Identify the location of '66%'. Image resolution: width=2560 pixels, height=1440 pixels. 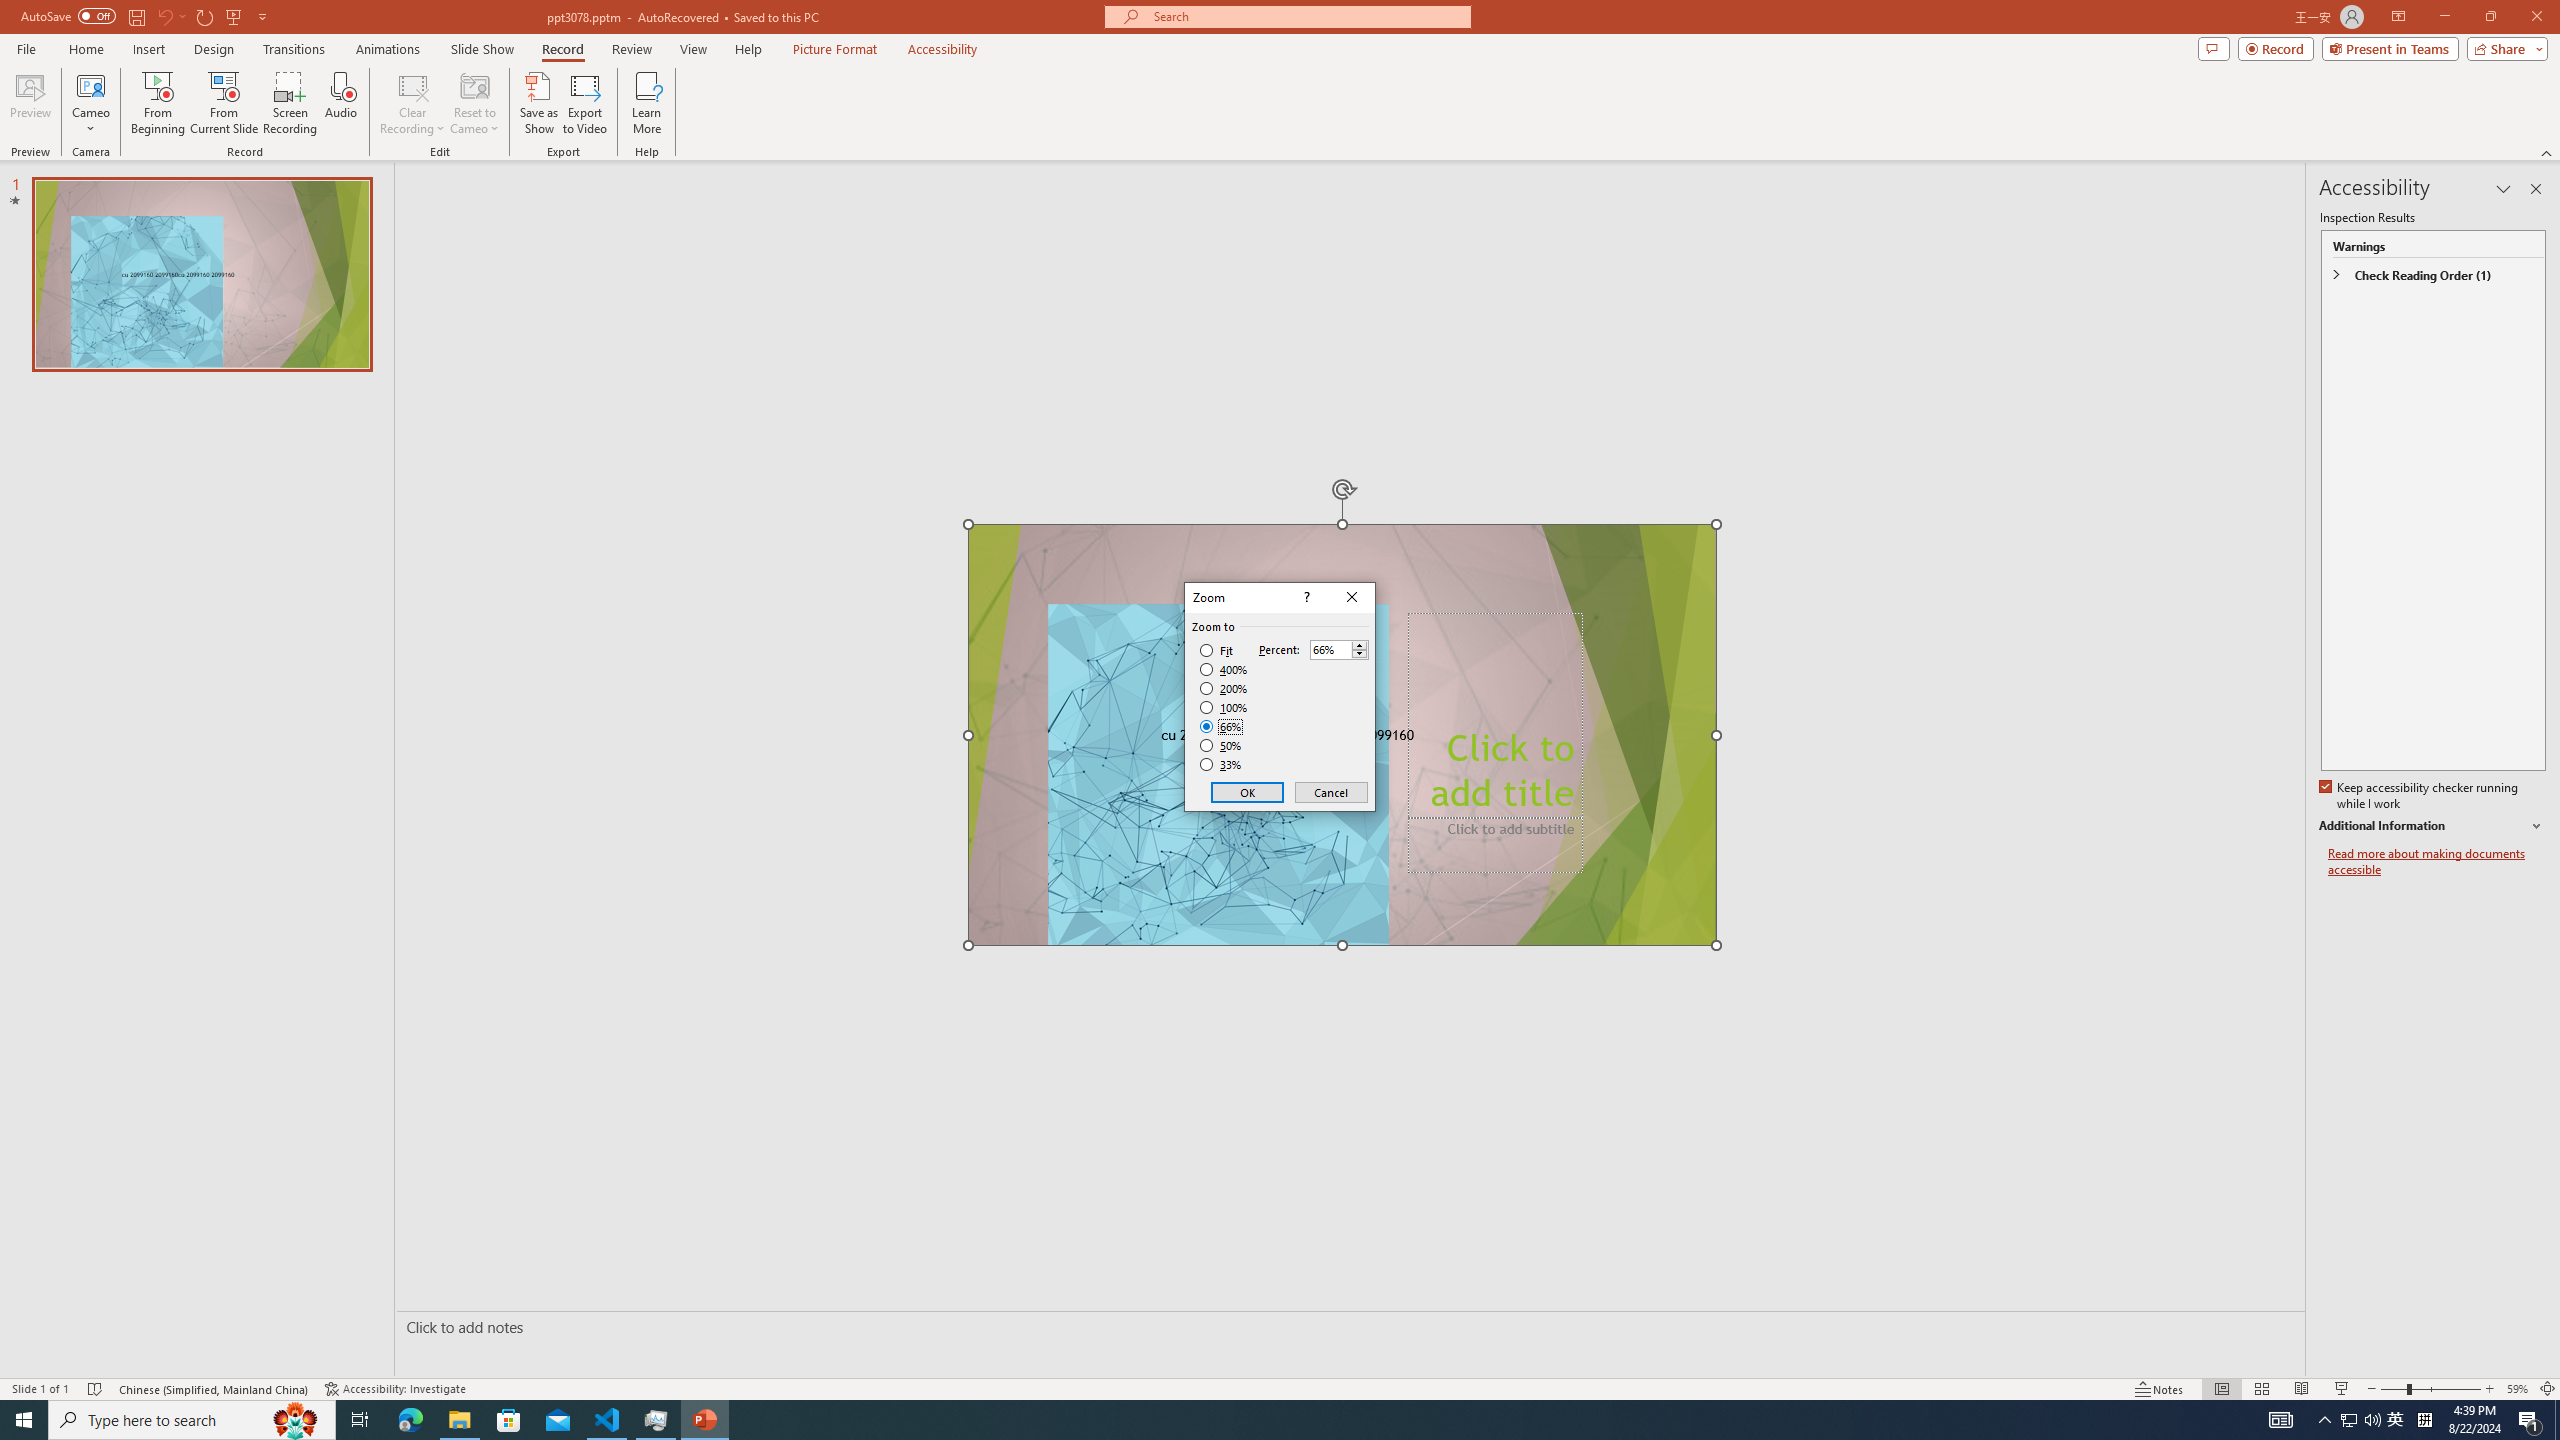
(1222, 725).